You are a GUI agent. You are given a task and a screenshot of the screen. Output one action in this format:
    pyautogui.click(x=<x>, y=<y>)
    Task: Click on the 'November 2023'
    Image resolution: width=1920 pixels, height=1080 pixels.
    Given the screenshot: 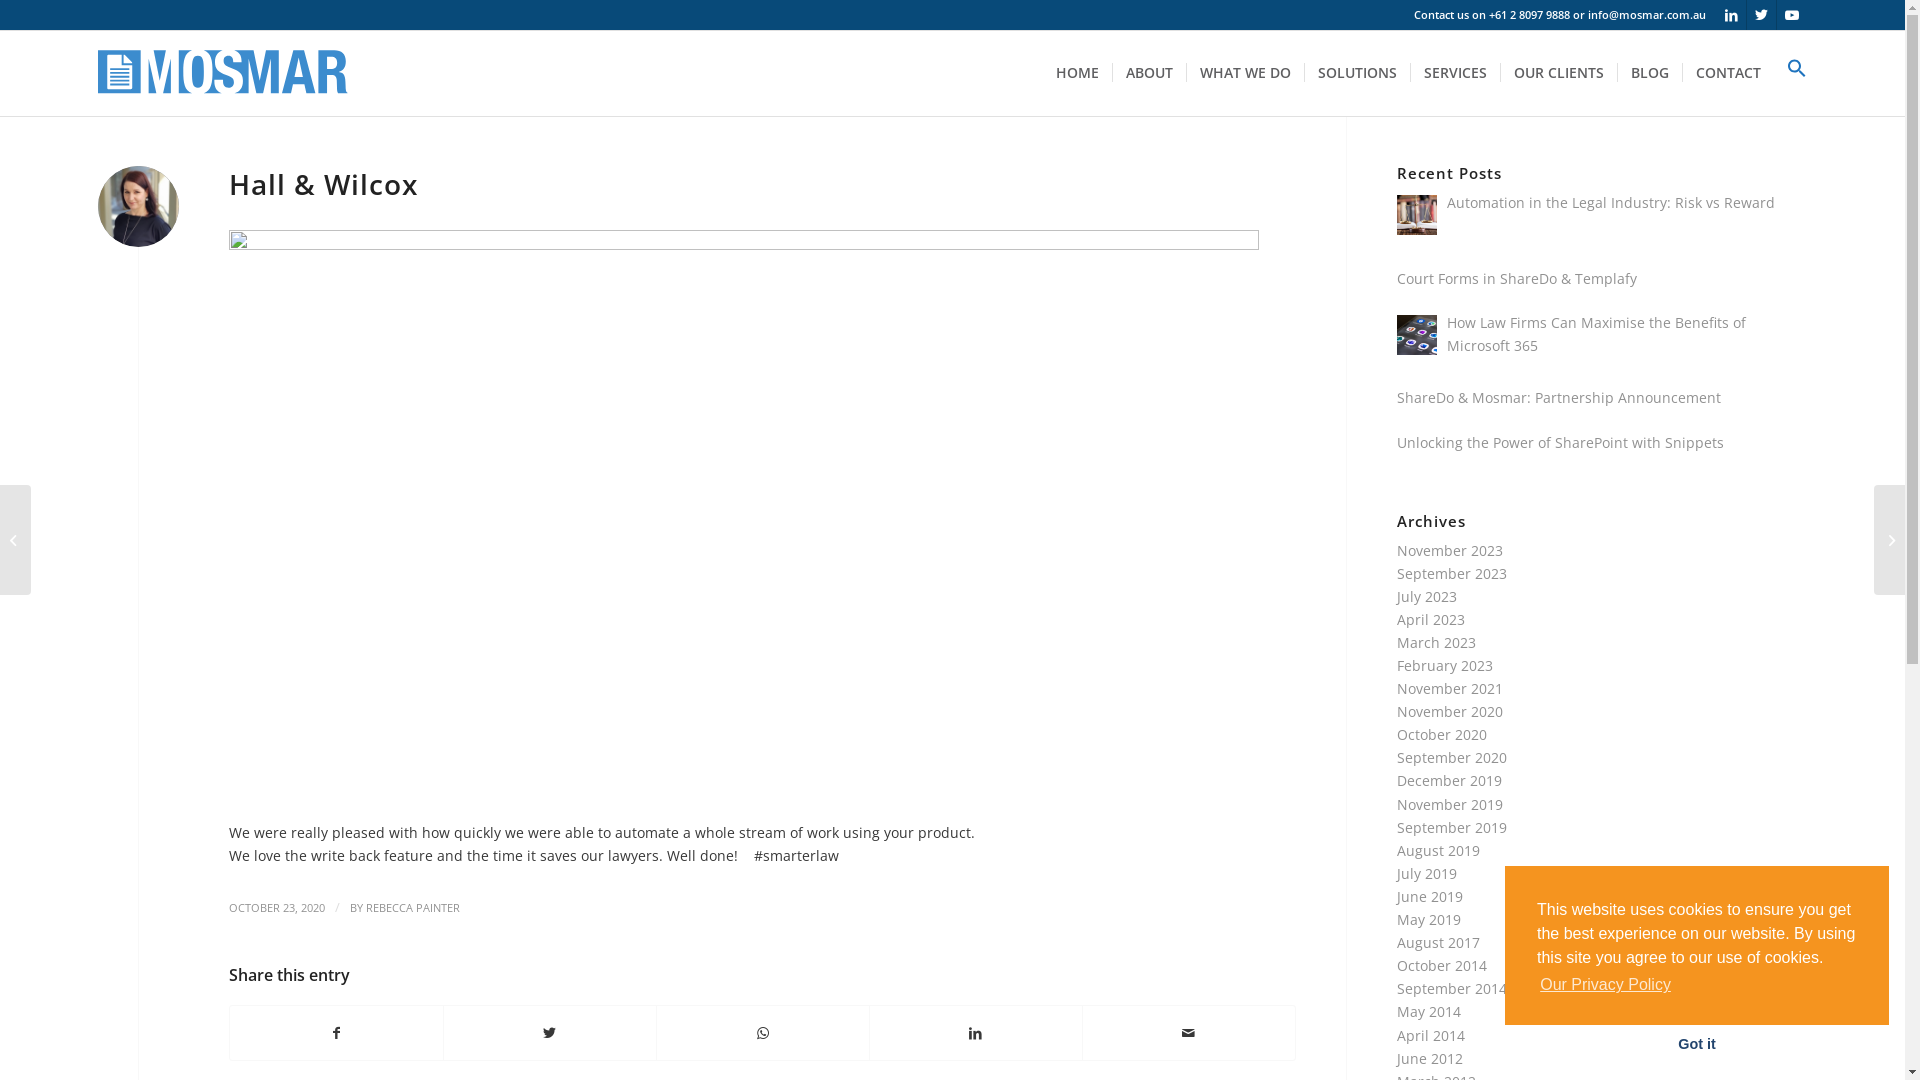 What is the action you would take?
    pyautogui.click(x=1449, y=550)
    